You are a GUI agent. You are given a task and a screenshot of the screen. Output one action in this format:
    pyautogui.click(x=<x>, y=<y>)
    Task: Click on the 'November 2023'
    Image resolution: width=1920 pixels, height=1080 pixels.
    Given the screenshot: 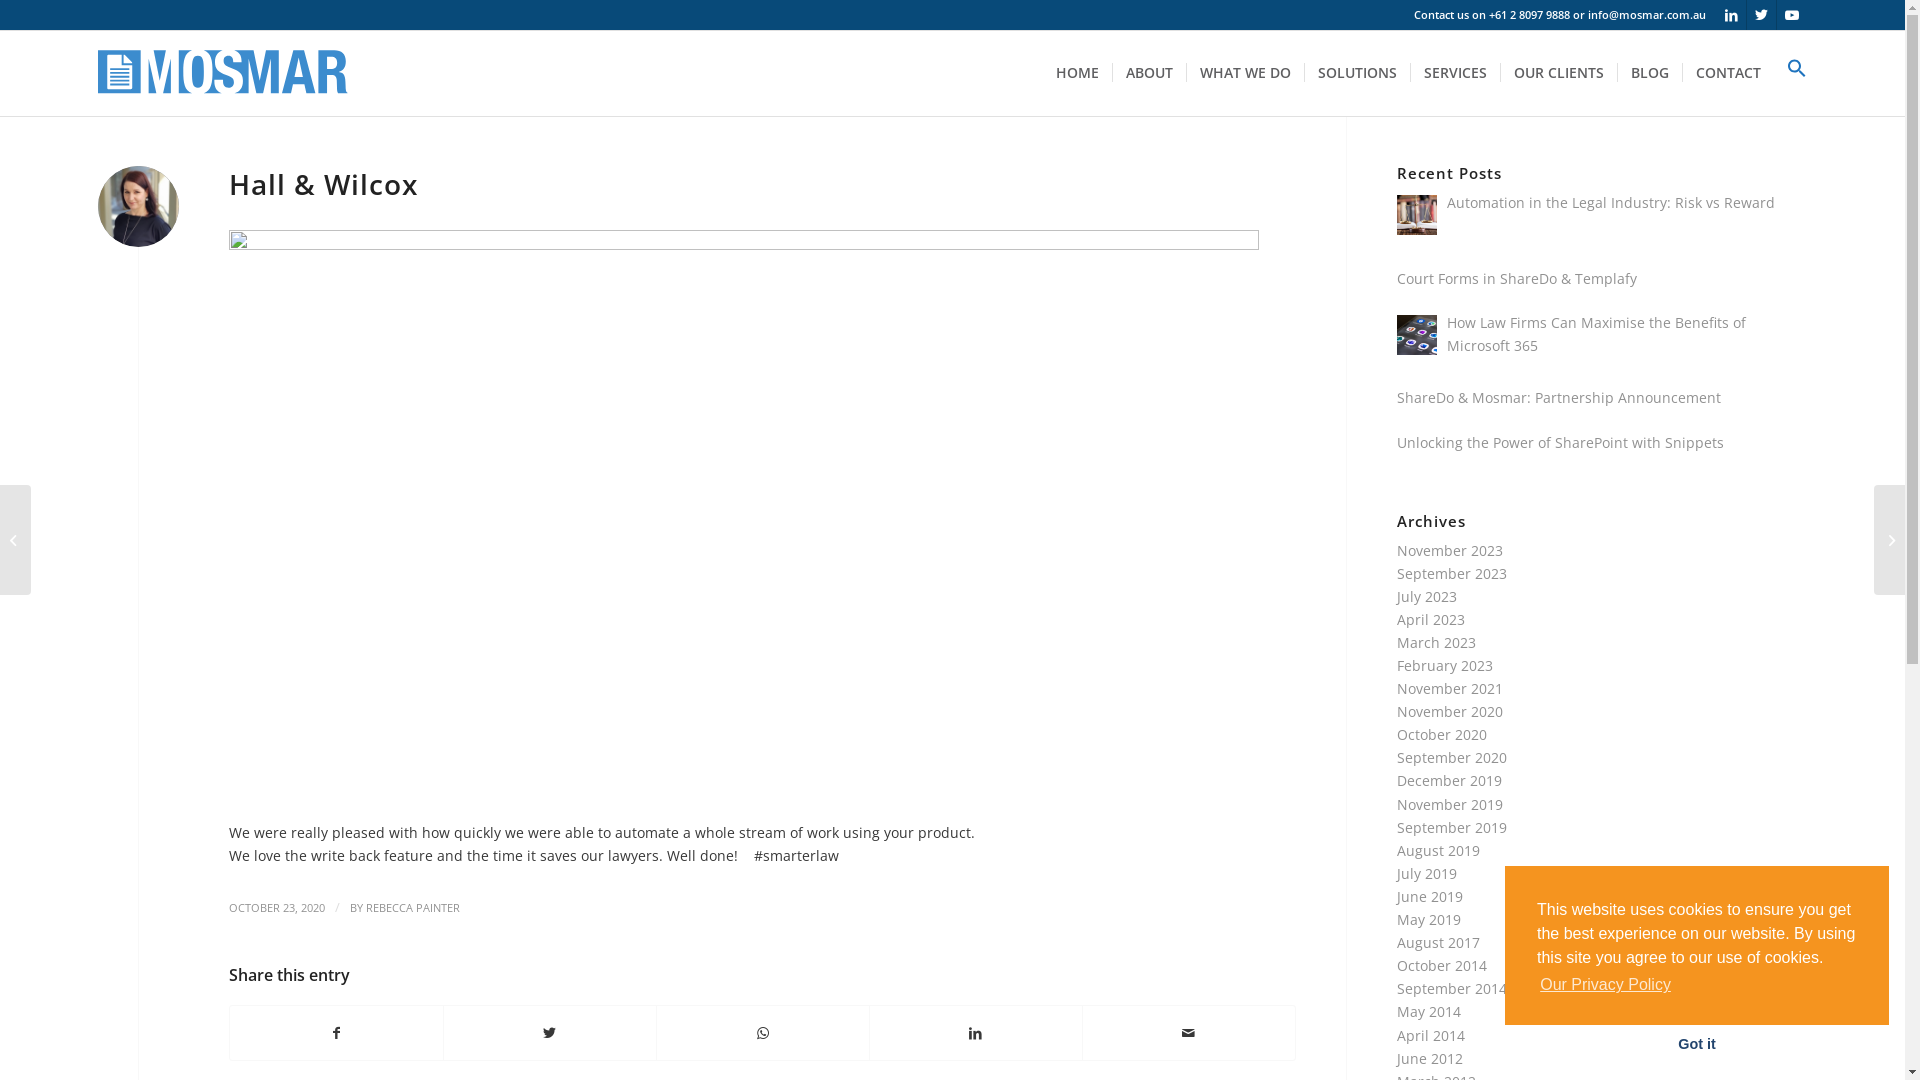 What is the action you would take?
    pyautogui.click(x=1449, y=550)
    